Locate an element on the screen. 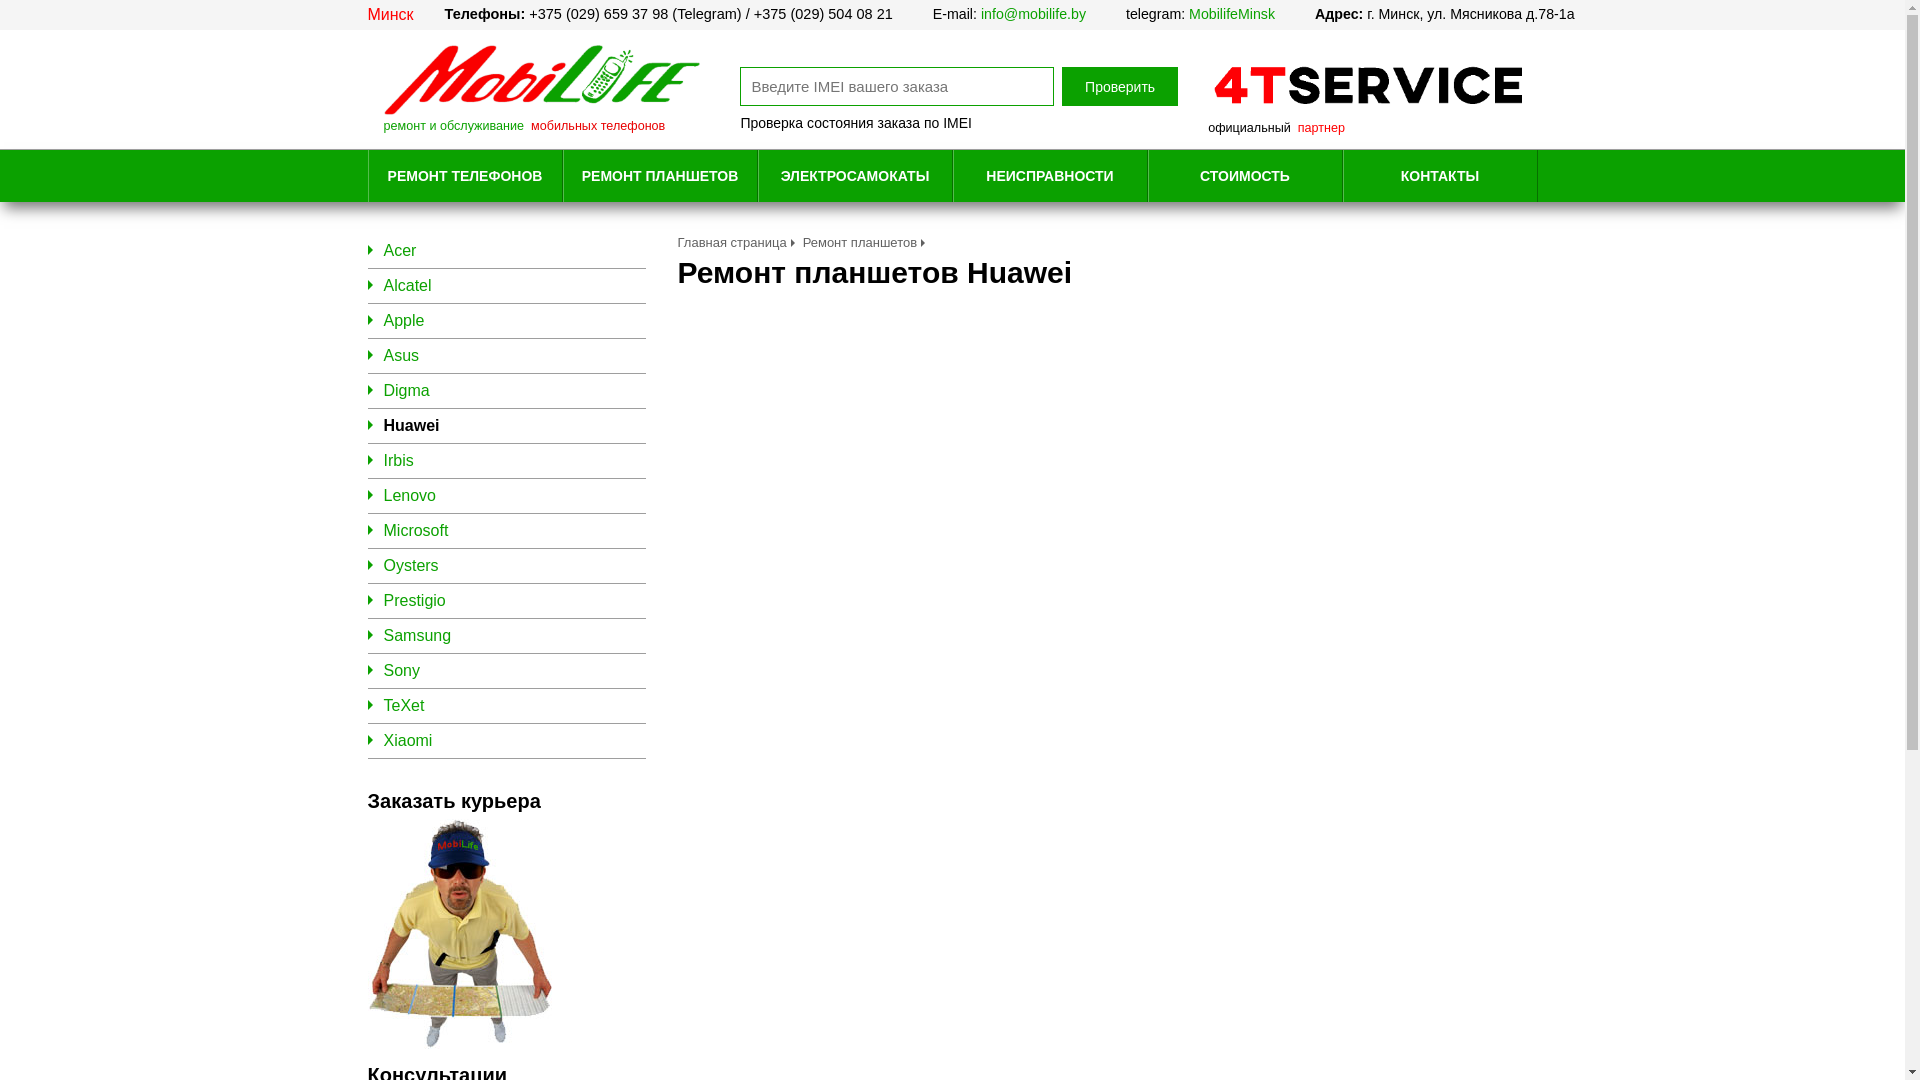 The image size is (1920, 1080). 'Sony' is located at coordinates (401, 670).